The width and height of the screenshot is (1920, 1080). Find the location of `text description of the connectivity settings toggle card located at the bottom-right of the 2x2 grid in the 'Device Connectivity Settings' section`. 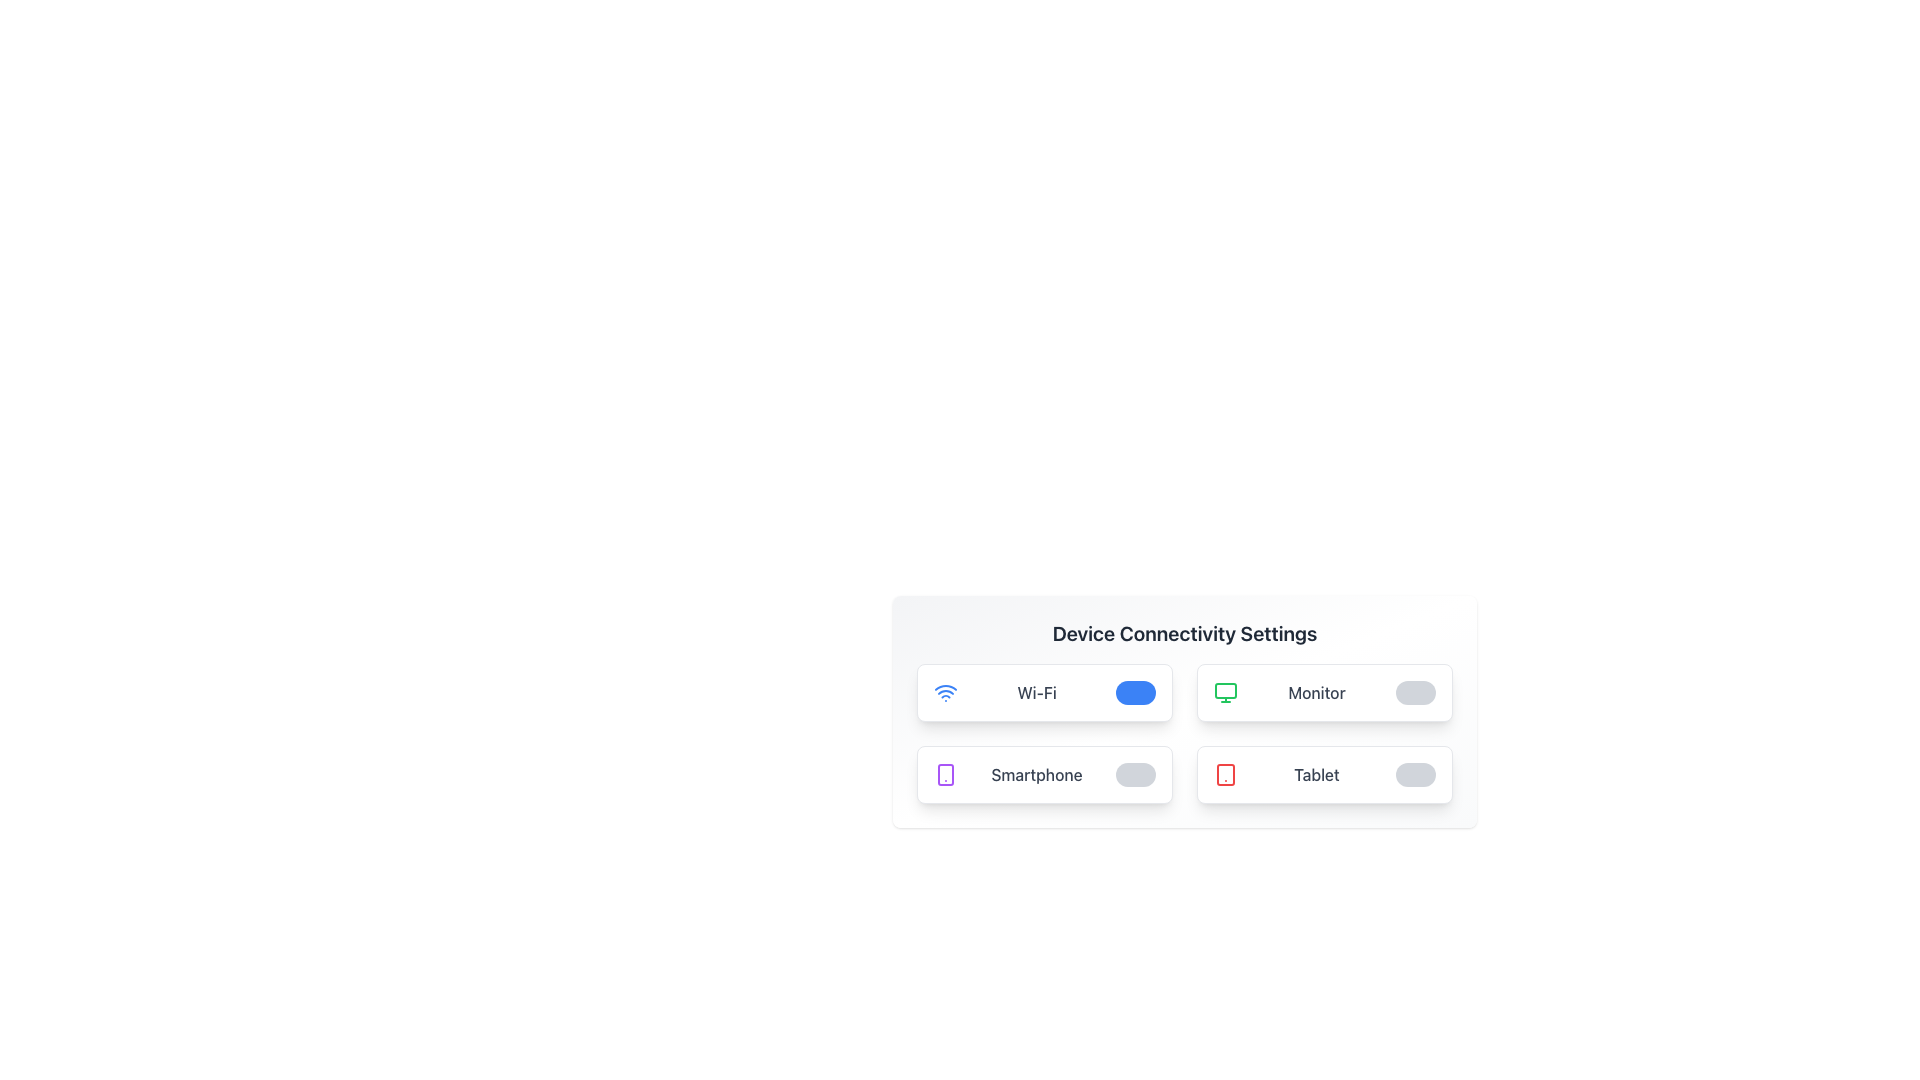

text description of the connectivity settings toggle card located at the bottom-right of the 2x2 grid in the 'Device Connectivity Settings' section is located at coordinates (1324, 774).